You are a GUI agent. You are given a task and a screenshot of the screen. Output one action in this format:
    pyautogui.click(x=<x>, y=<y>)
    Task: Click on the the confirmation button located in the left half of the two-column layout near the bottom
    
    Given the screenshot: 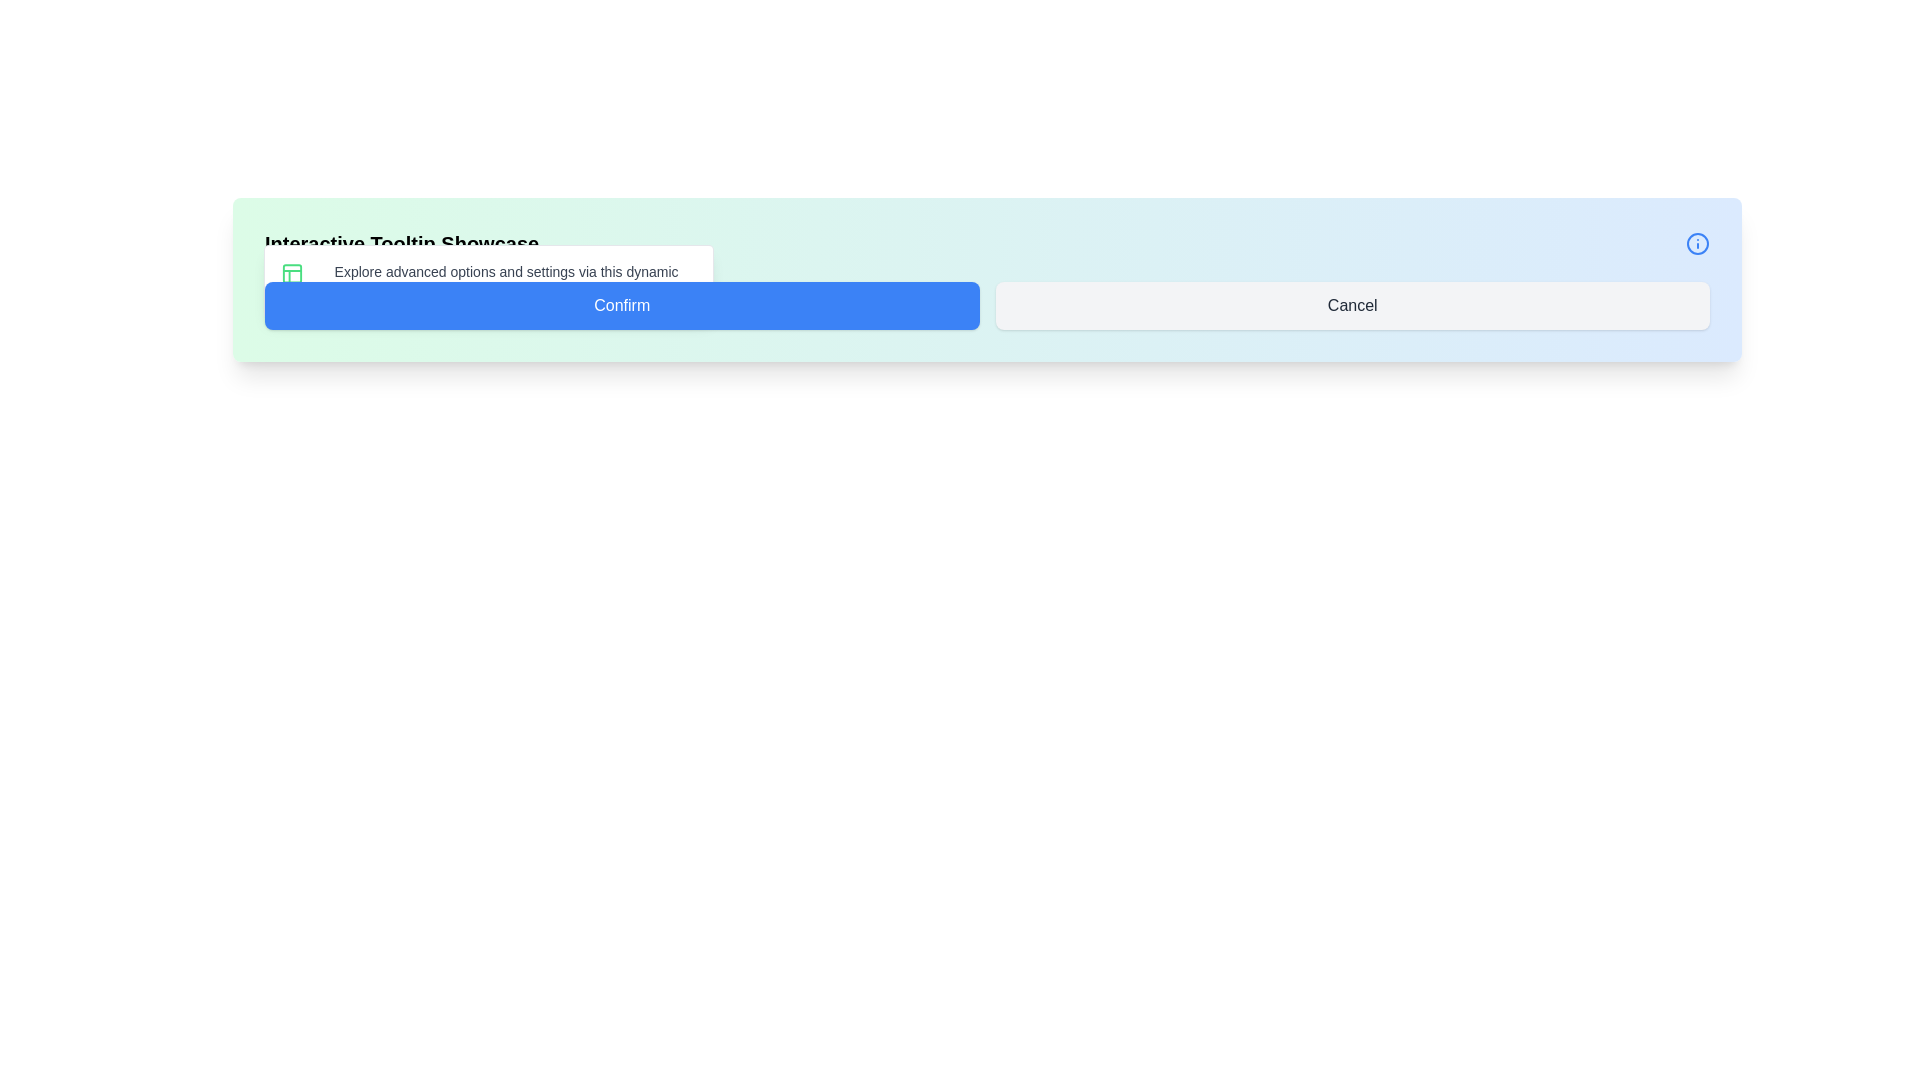 What is the action you would take?
    pyautogui.click(x=621, y=305)
    